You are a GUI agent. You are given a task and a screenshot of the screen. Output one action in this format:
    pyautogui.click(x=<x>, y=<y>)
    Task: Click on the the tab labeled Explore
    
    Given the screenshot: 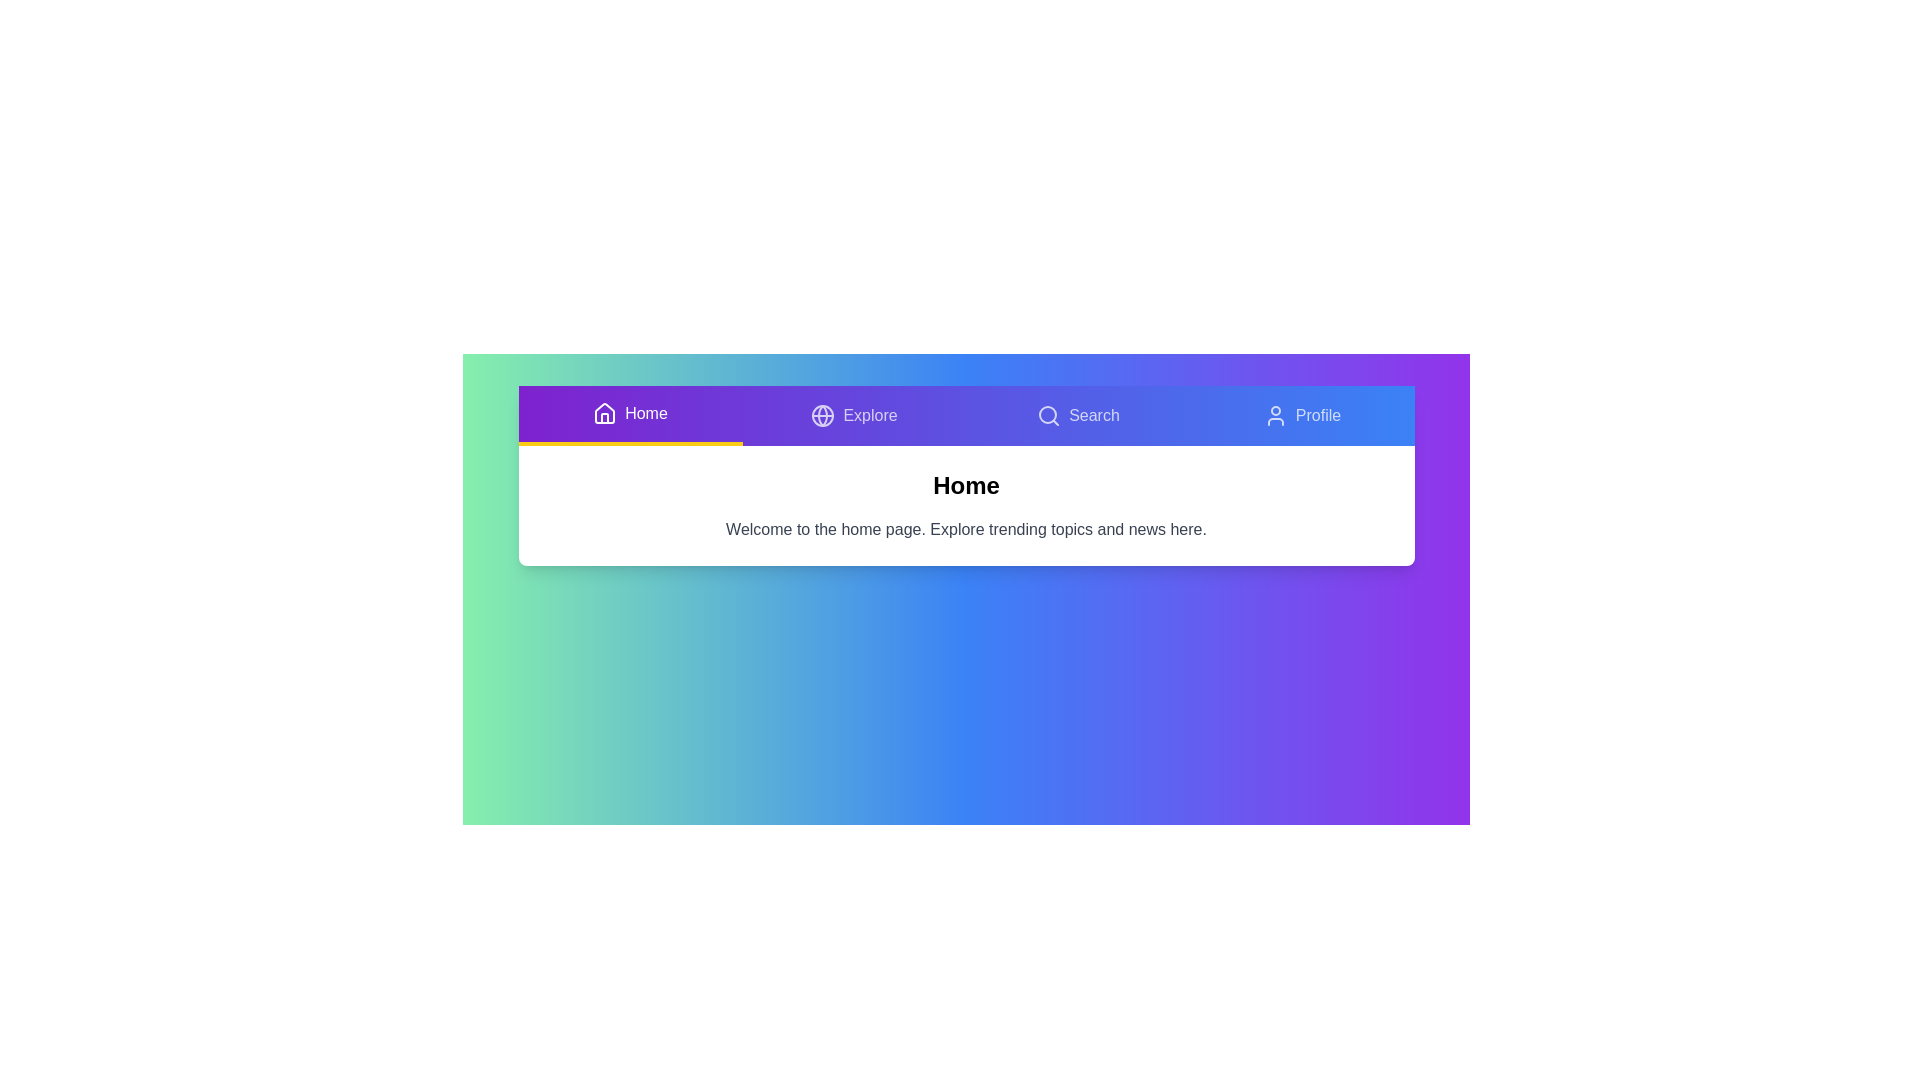 What is the action you would take?
    pyautogui.click(x=854, y=415)
    